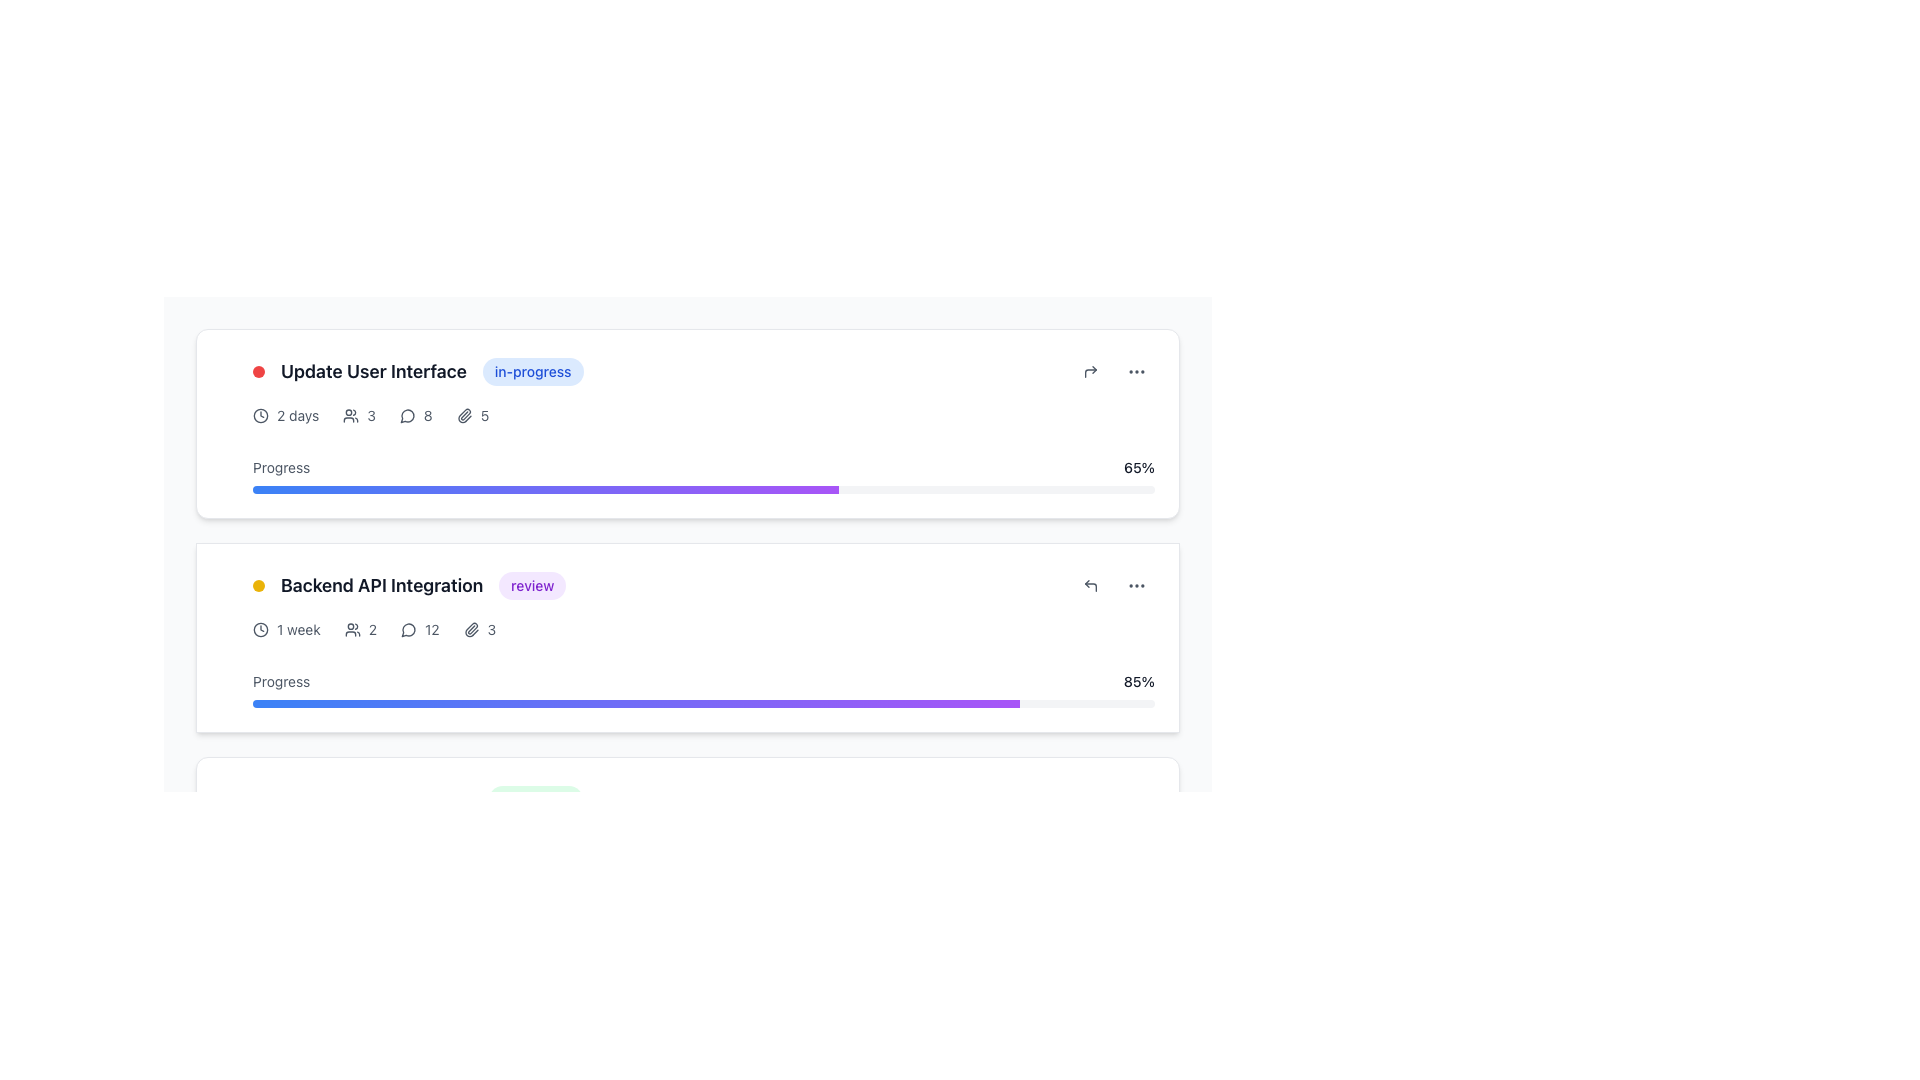  Describe the element at coordinates (704, 371) in the screenshot. I see `the icons located near the Headline section with a status tag component, positioned at the top of the task card` at that location.